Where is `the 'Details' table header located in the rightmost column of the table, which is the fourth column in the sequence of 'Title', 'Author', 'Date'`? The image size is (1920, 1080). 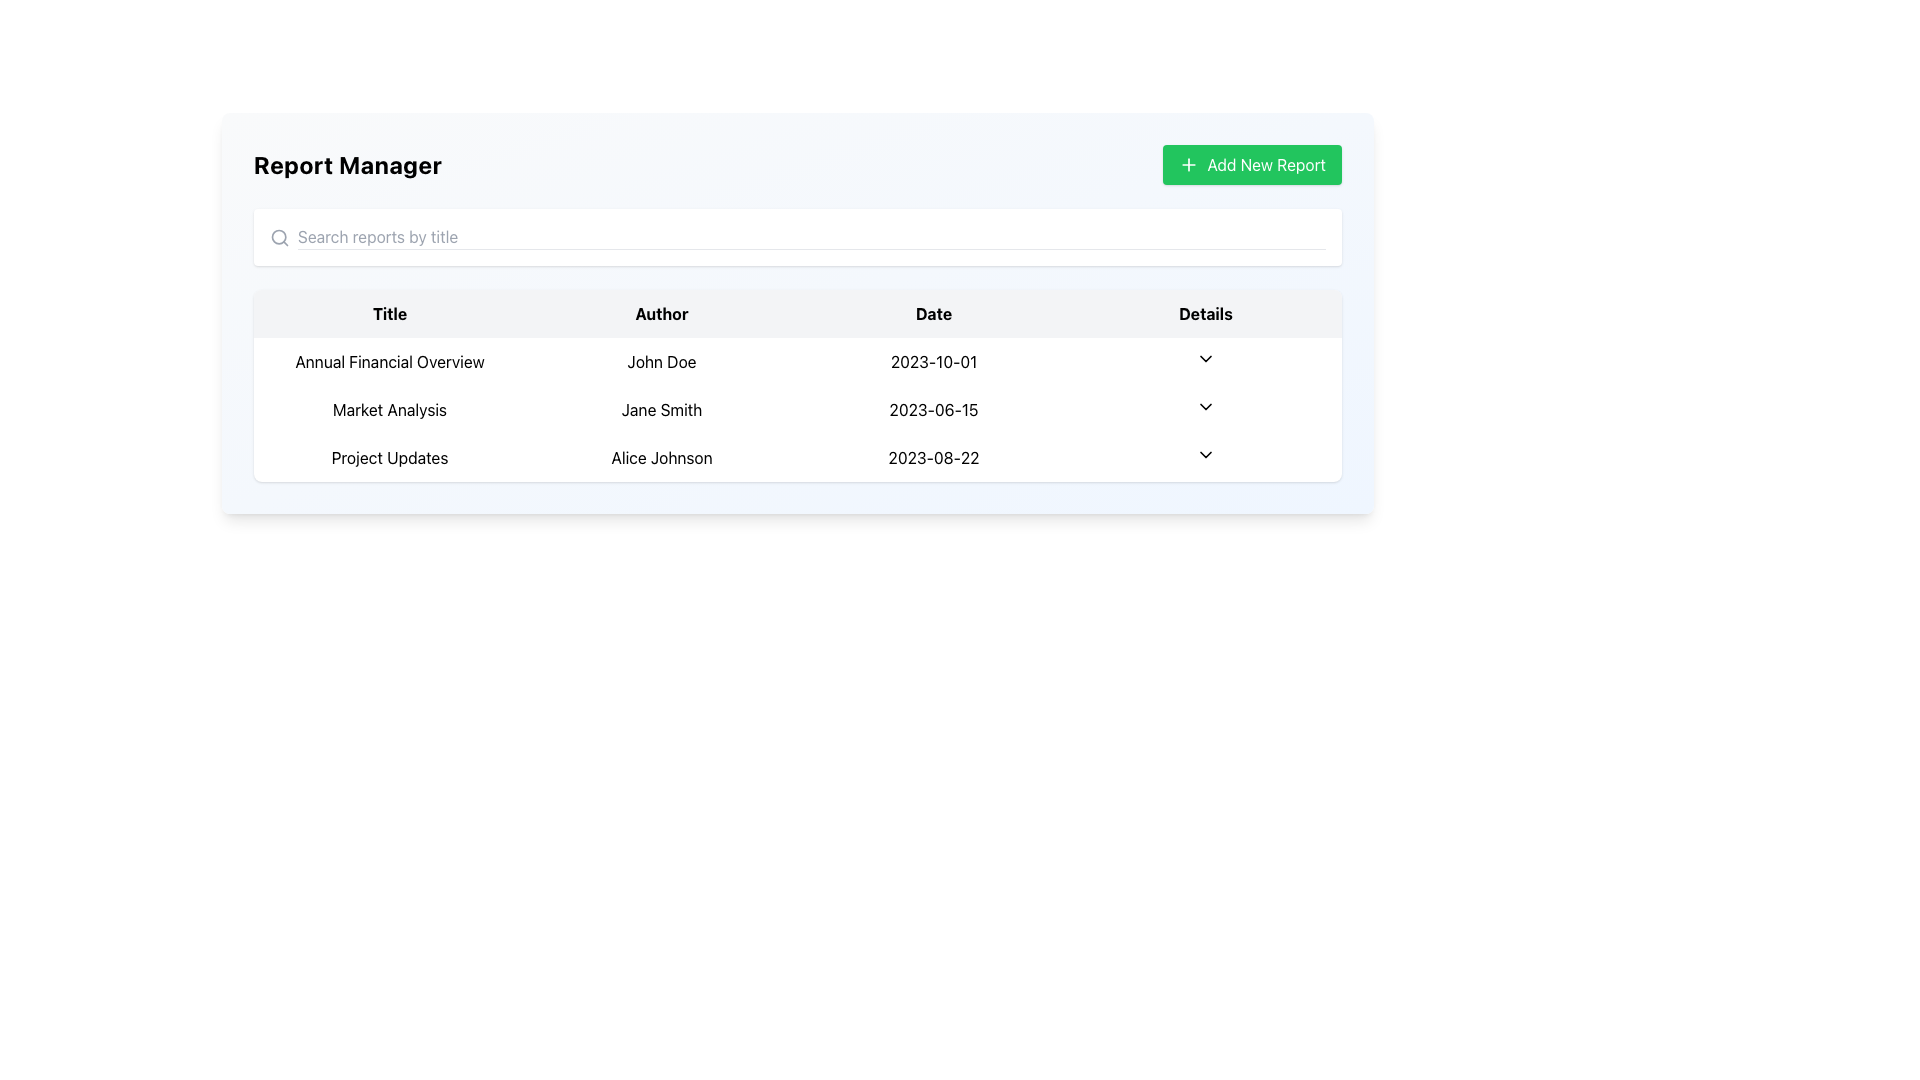
the 'Details' table header located in the rightmost column of the table, which is the fourth column in the sequence of 'Title', 'Author', 'Date' is located at coordinates (1204, 313).